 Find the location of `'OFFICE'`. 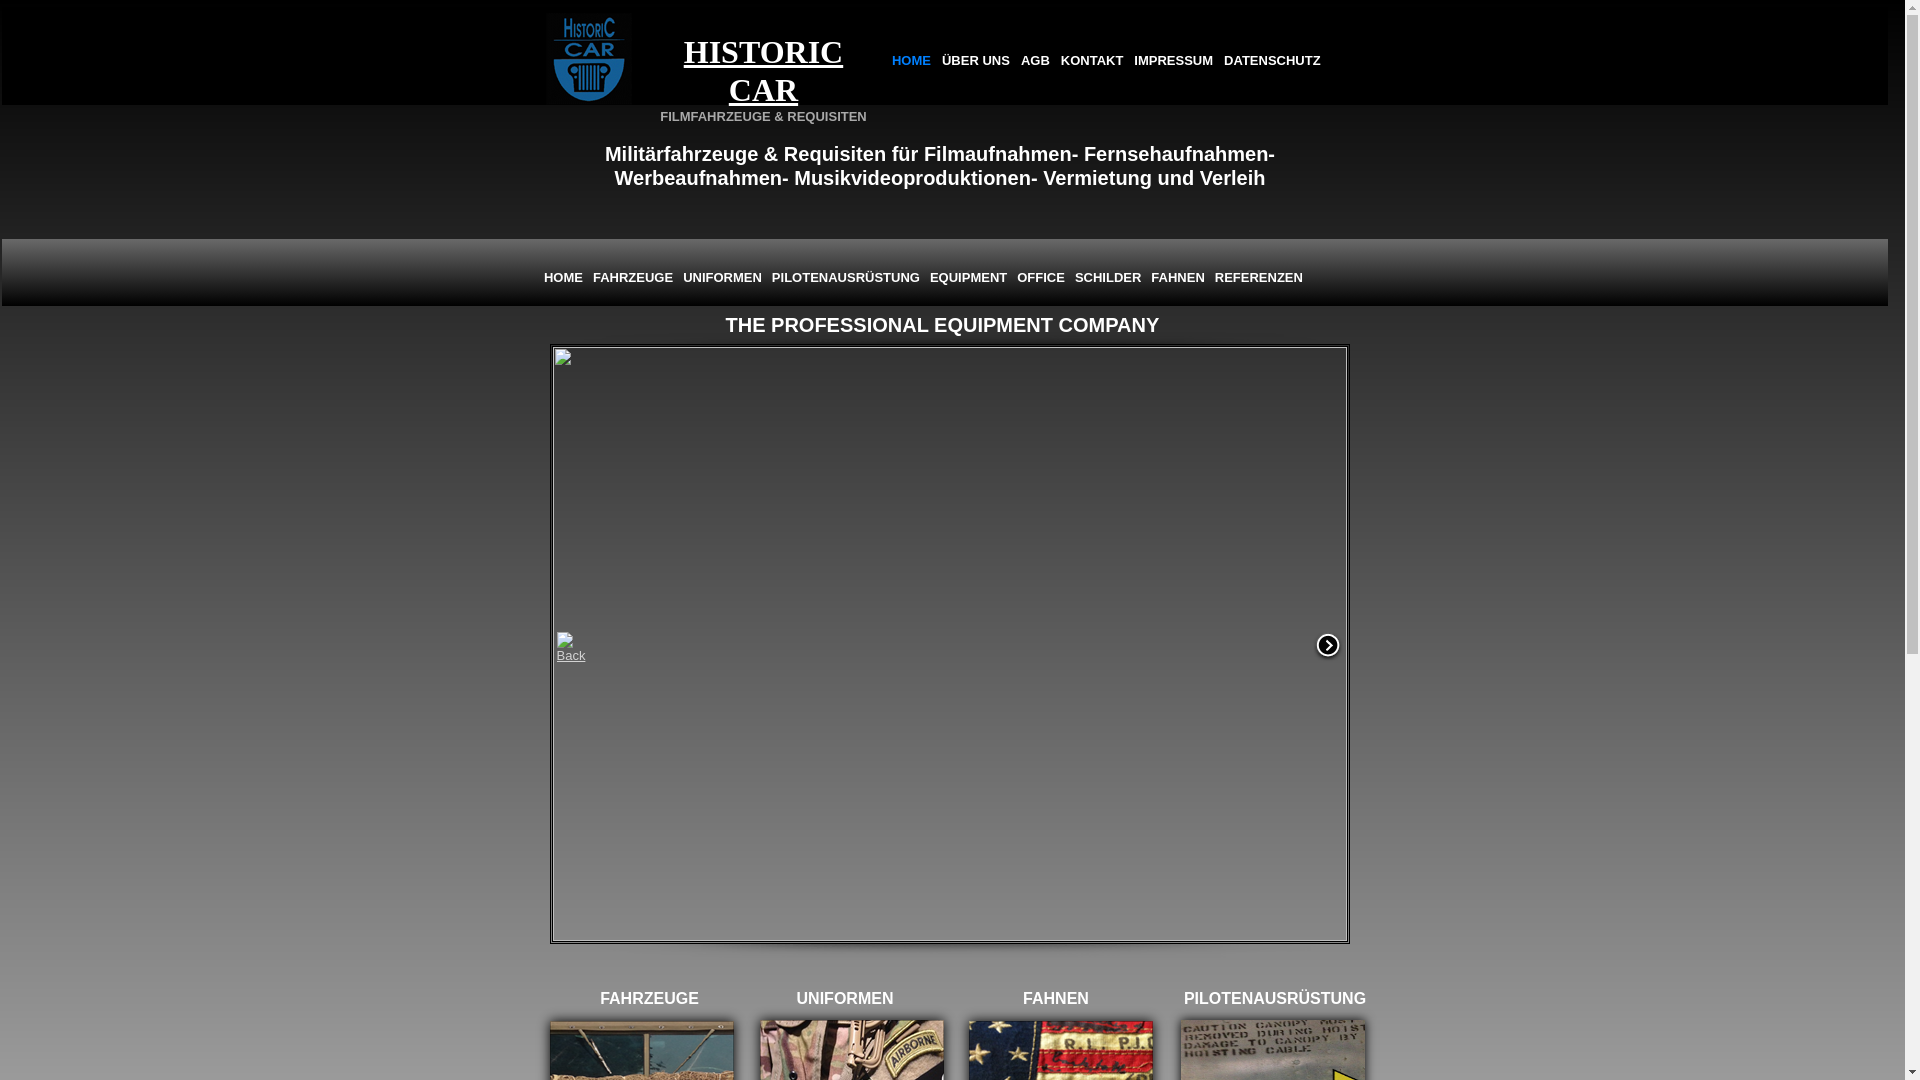

'OFFICE' is located at coordinates (1012, 277).